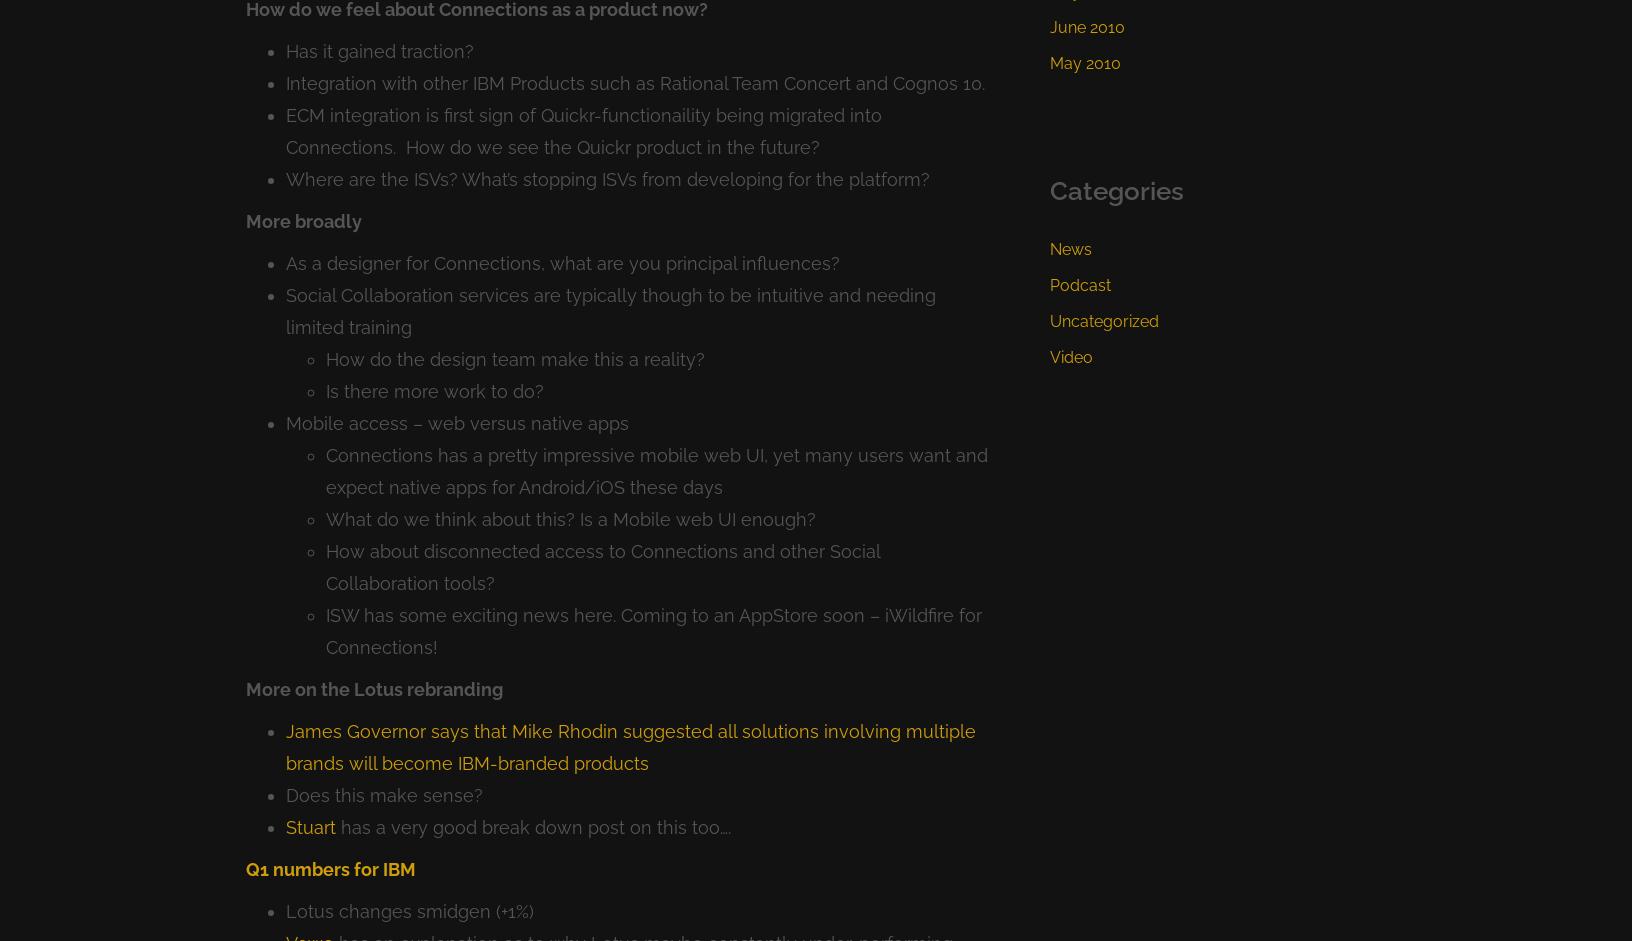 This screenshot has width=1632, height=941. I want to click on 'June 2010', so click(1086, 26).